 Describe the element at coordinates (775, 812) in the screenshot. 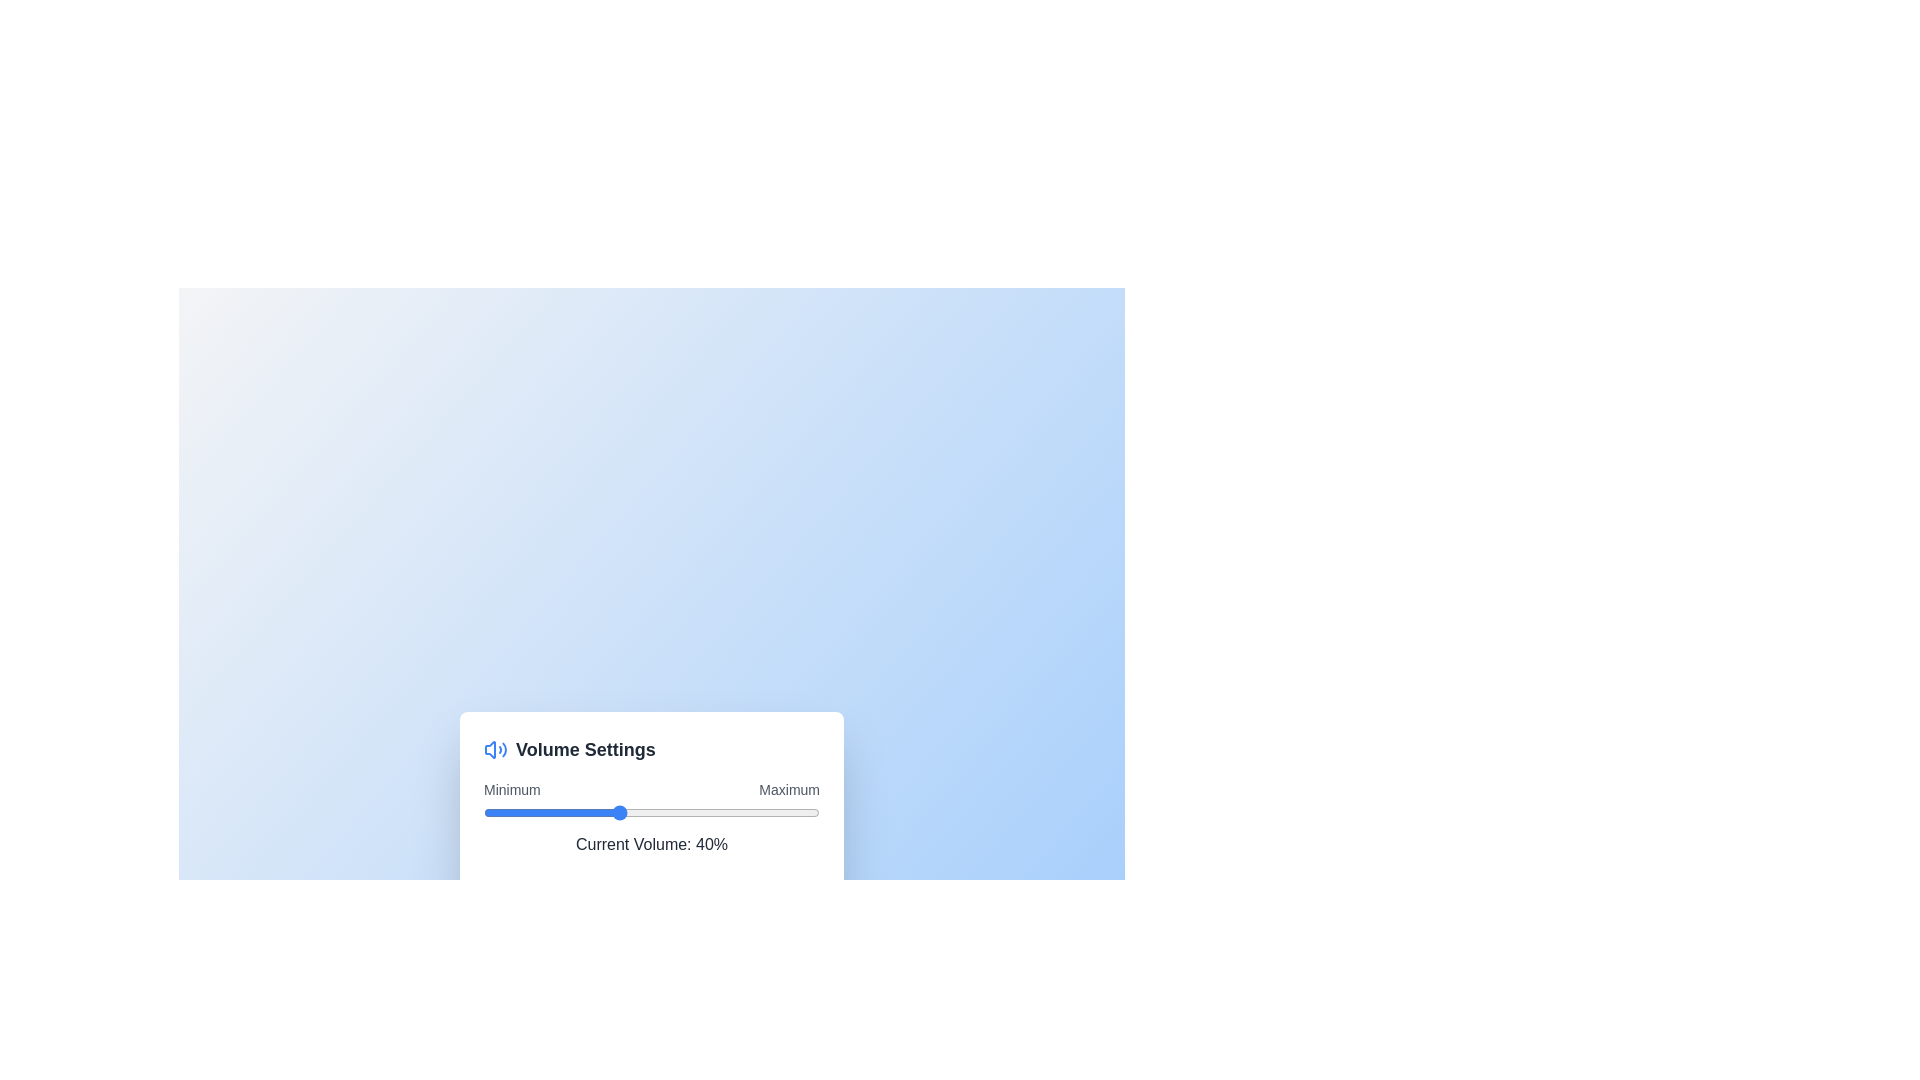

I see `the volume slider to 87%` at that location.